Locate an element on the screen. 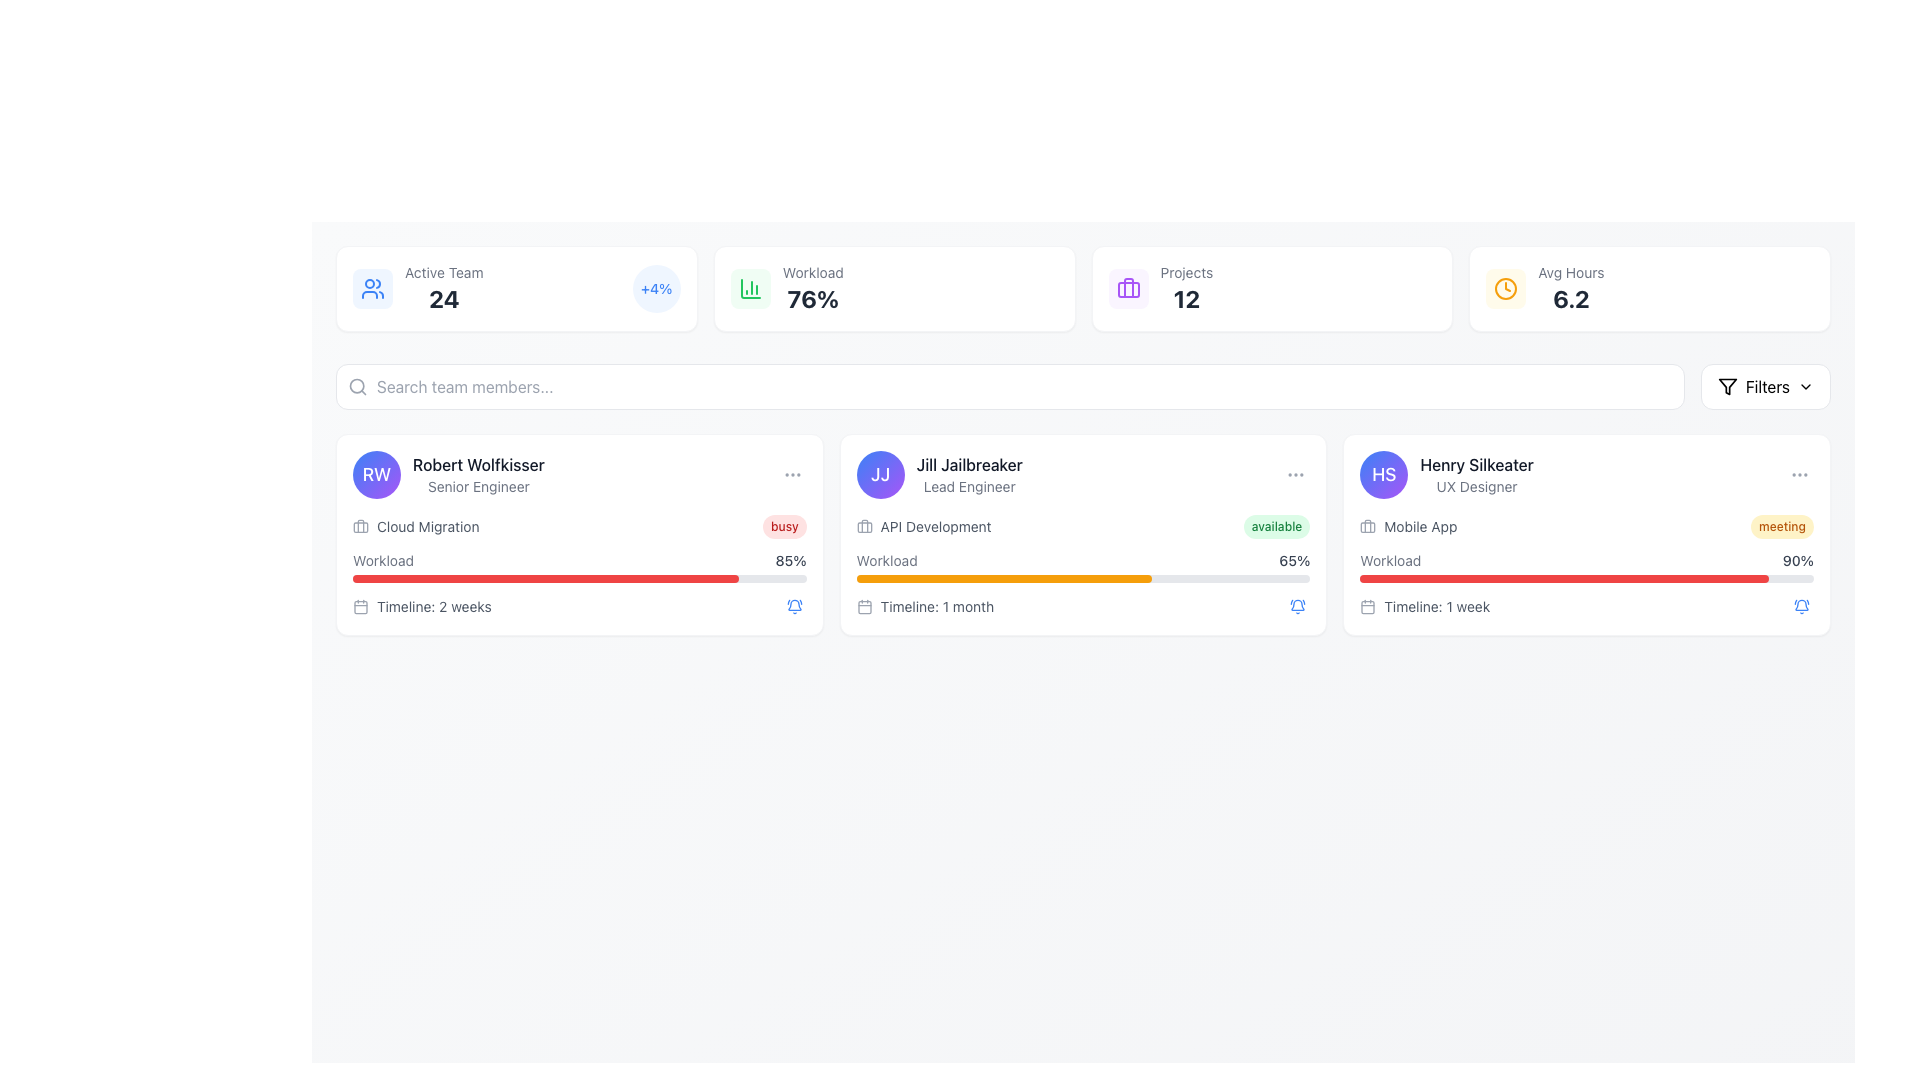 Image resolution: width=1920 pixels, height=1080 pixels. the 'Projects' metric display card, which is the third card in a row of metric cards is located at coordinates (1271, 289).